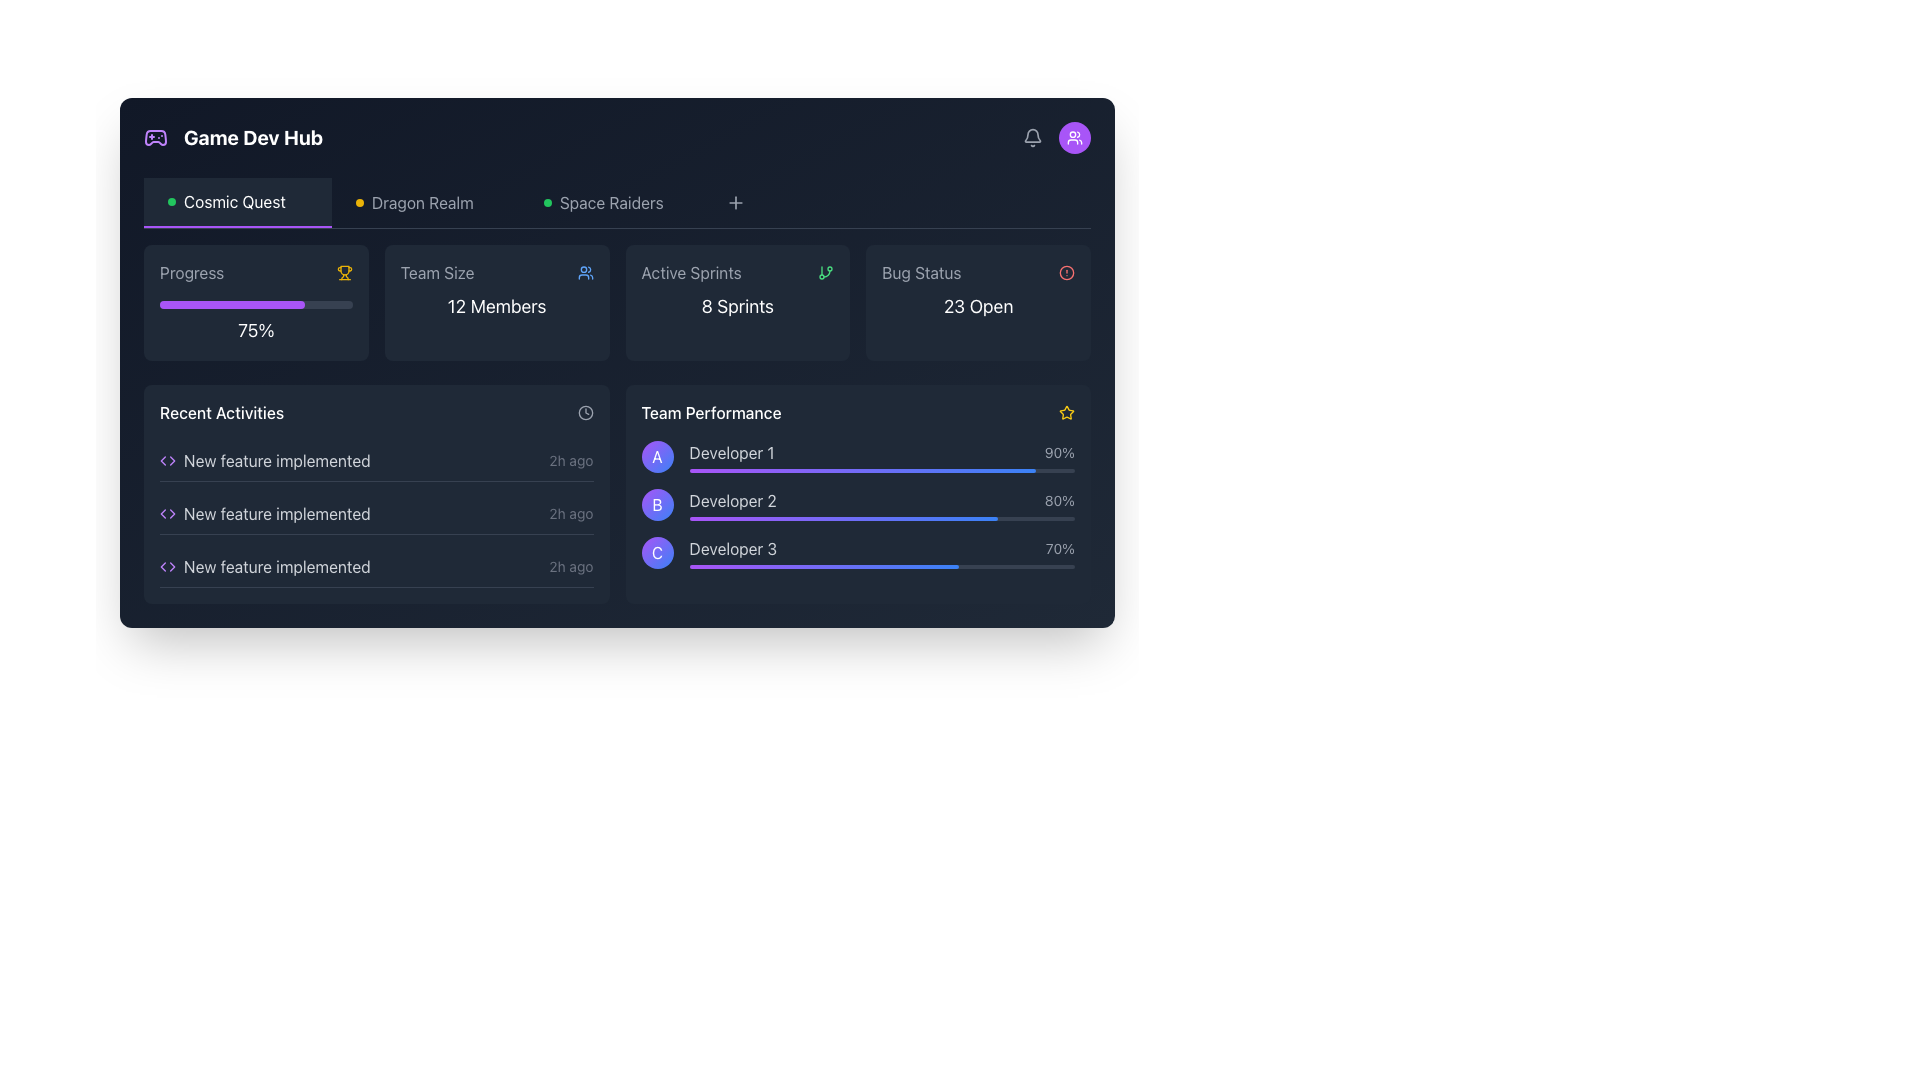 This screenshot has width=1920, height=1080. What do you see at coordinates (276, 512) in the screenshot?
I see `the Text Display containing the text 'New feature implemented' in the 'Recent Activities' section` at bounding box center [276, 512].